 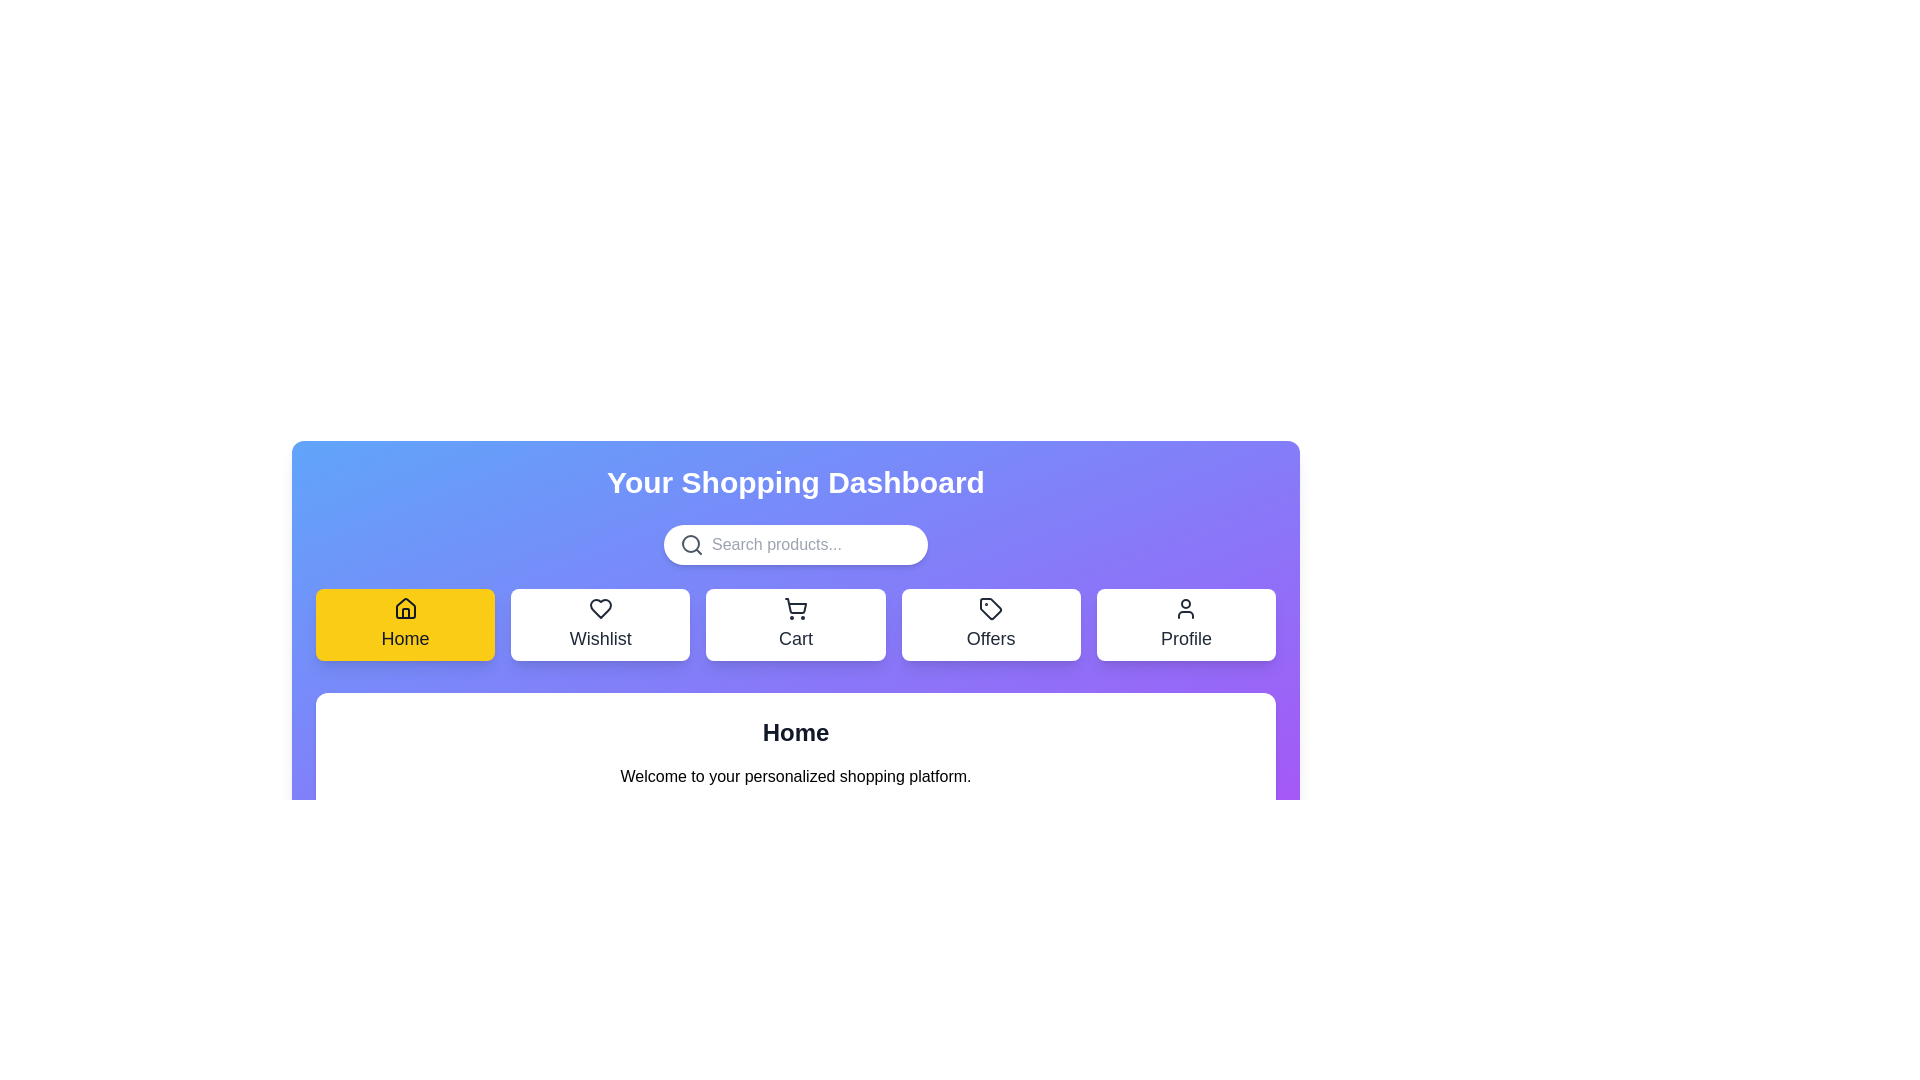 I want to click on the third button in the horizontal row of five buttons below the 'Your Shopping Dashboard' heading, so click(x=795, y=623).